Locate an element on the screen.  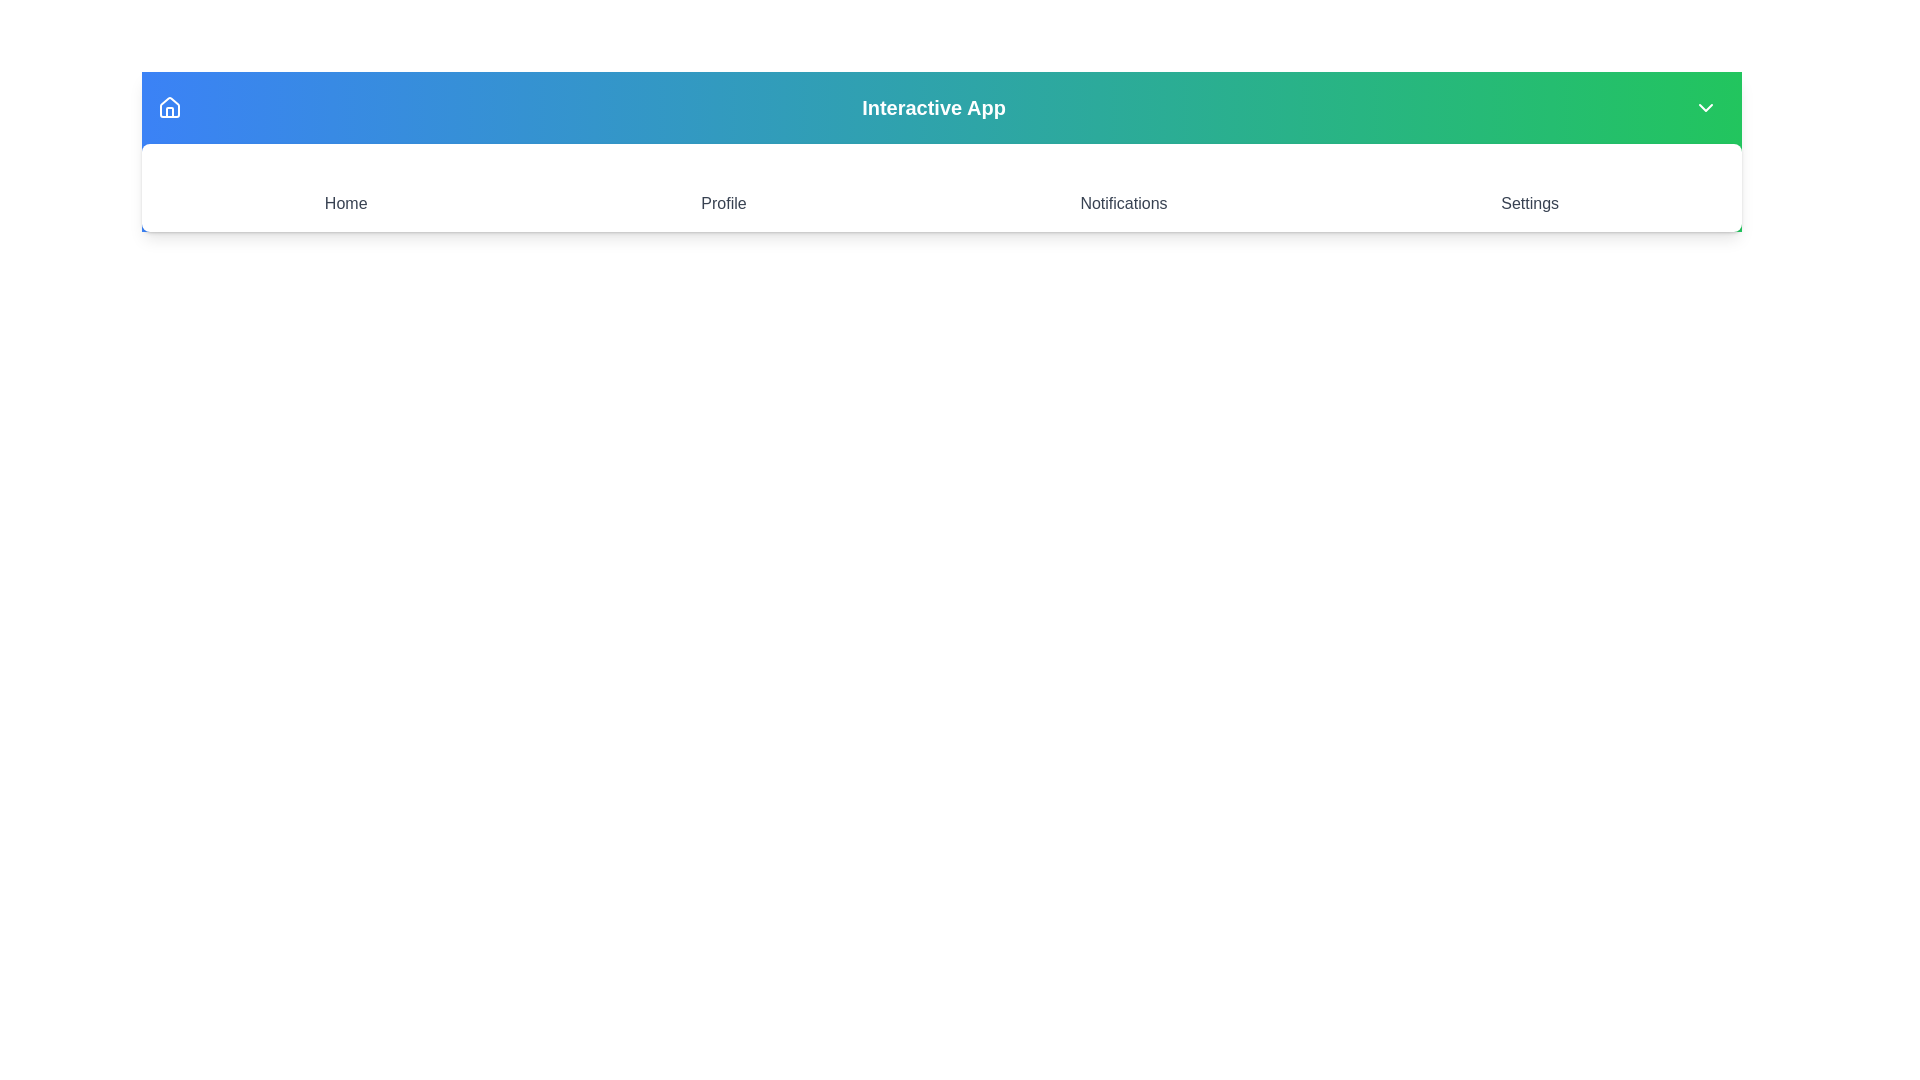
the dropdown button to toggle the menu visibility is located at coordinates (1704, 108).